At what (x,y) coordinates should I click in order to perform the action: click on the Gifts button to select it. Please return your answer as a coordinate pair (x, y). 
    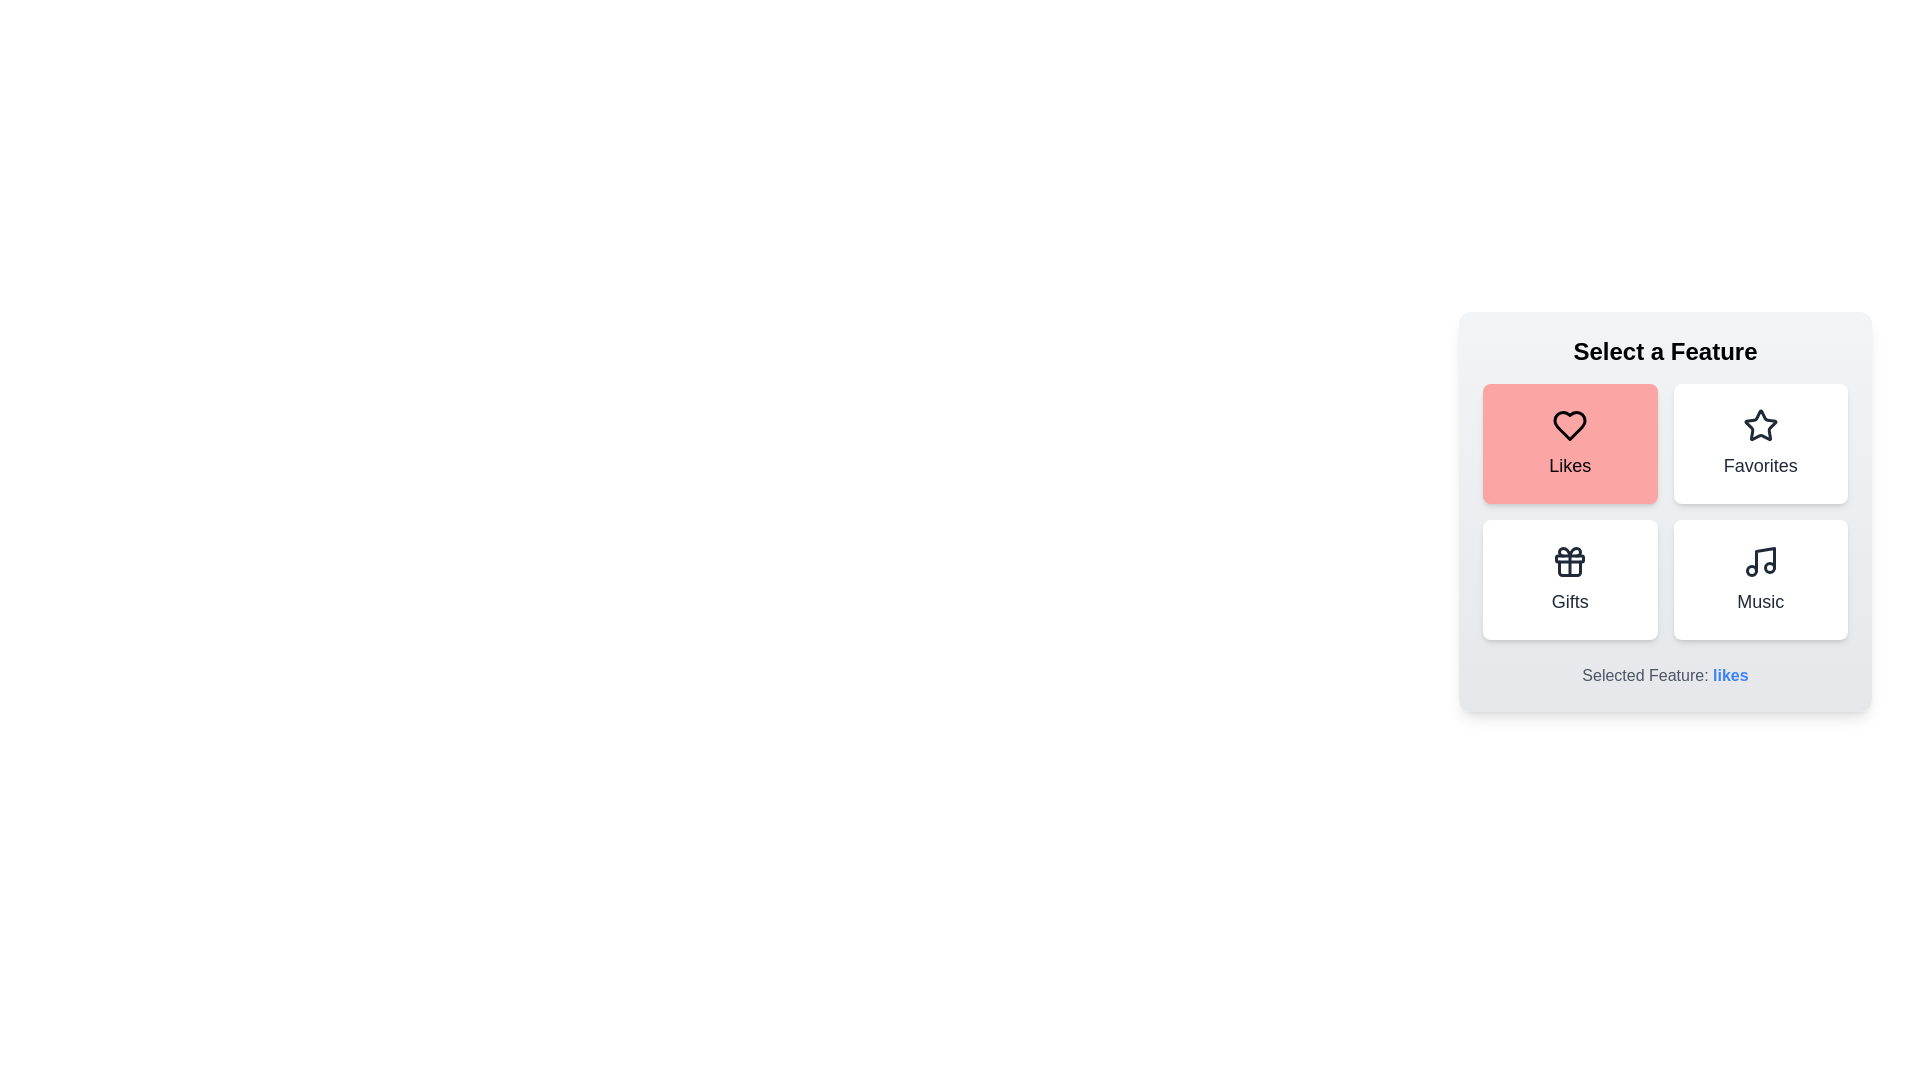
    Looking at the image, I should click on (1569, 579).